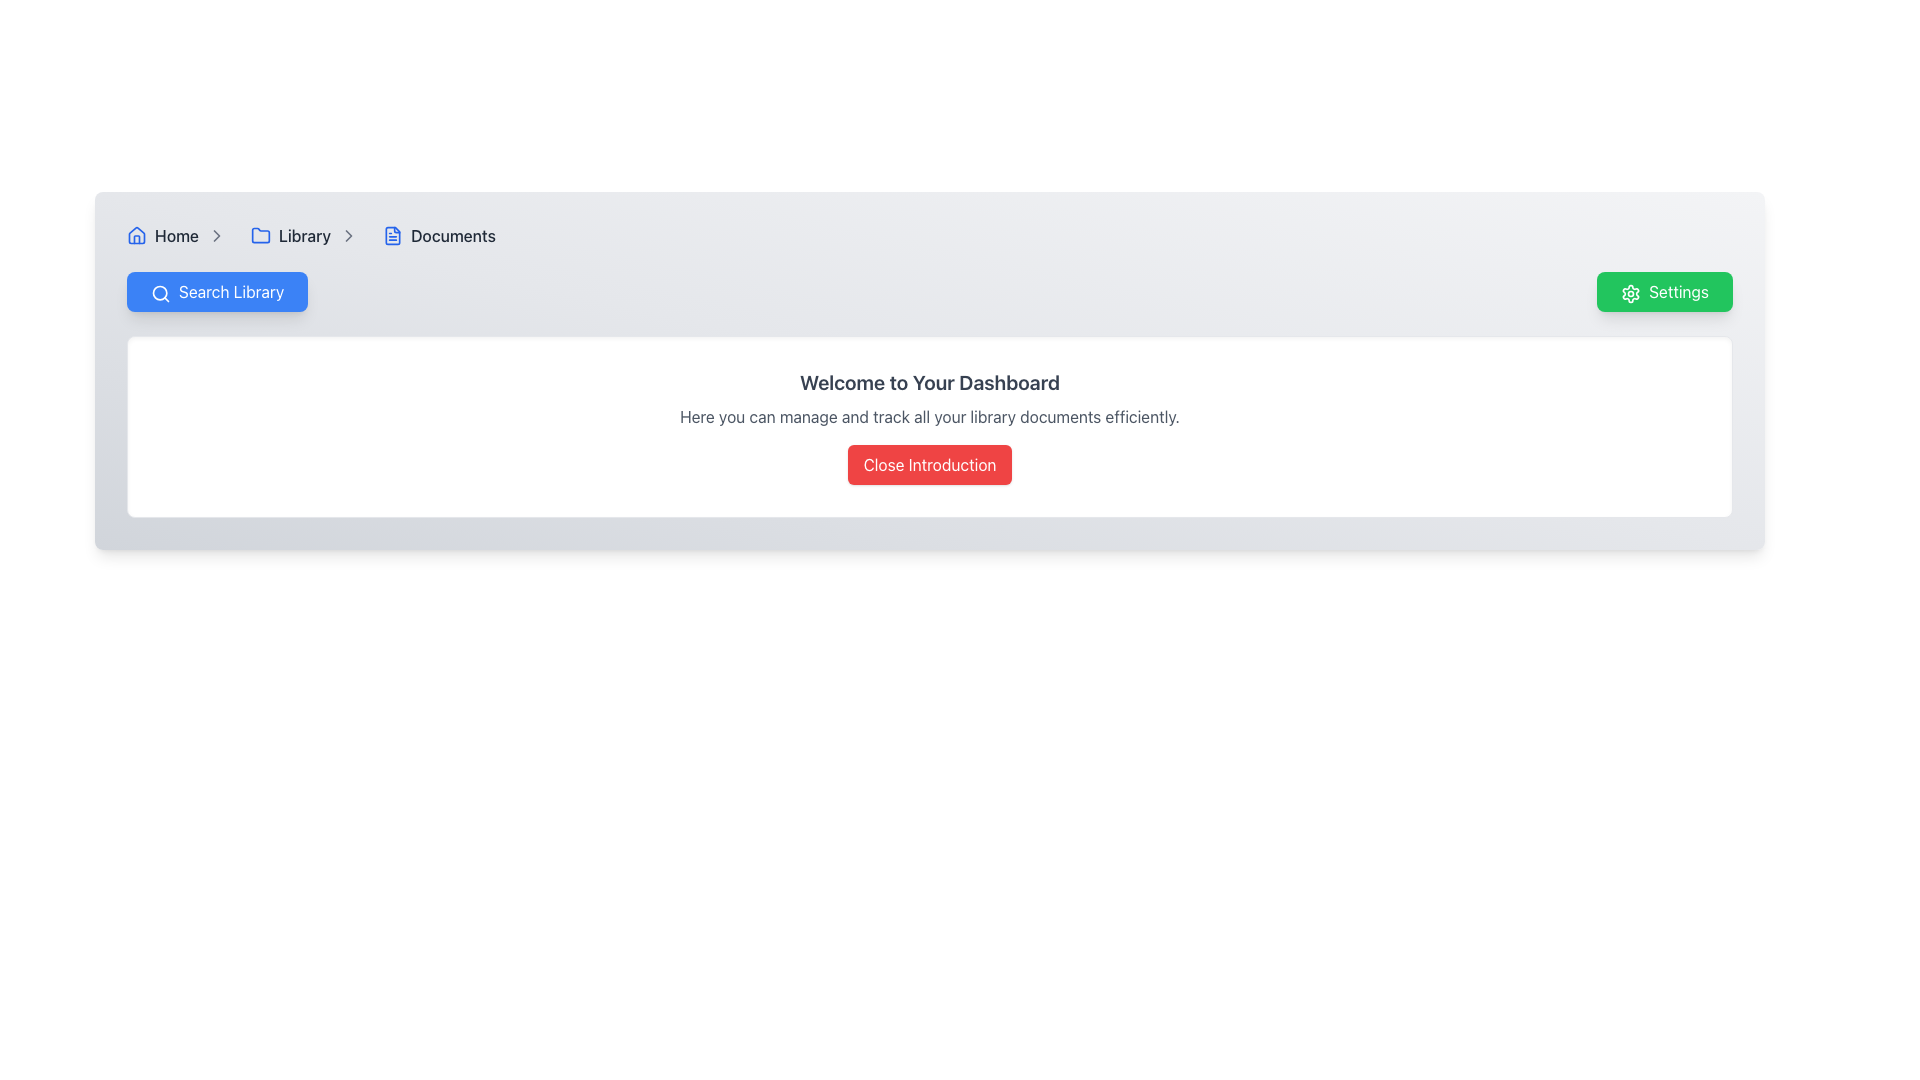 Image resolution: width=1920 pixels, height=1080 pixels. What do you see at coordinates (1631, 293) in the screenshot?
I see `the gear icon on the left side of the 'Settings' button` at bounding box center [1631, 293].